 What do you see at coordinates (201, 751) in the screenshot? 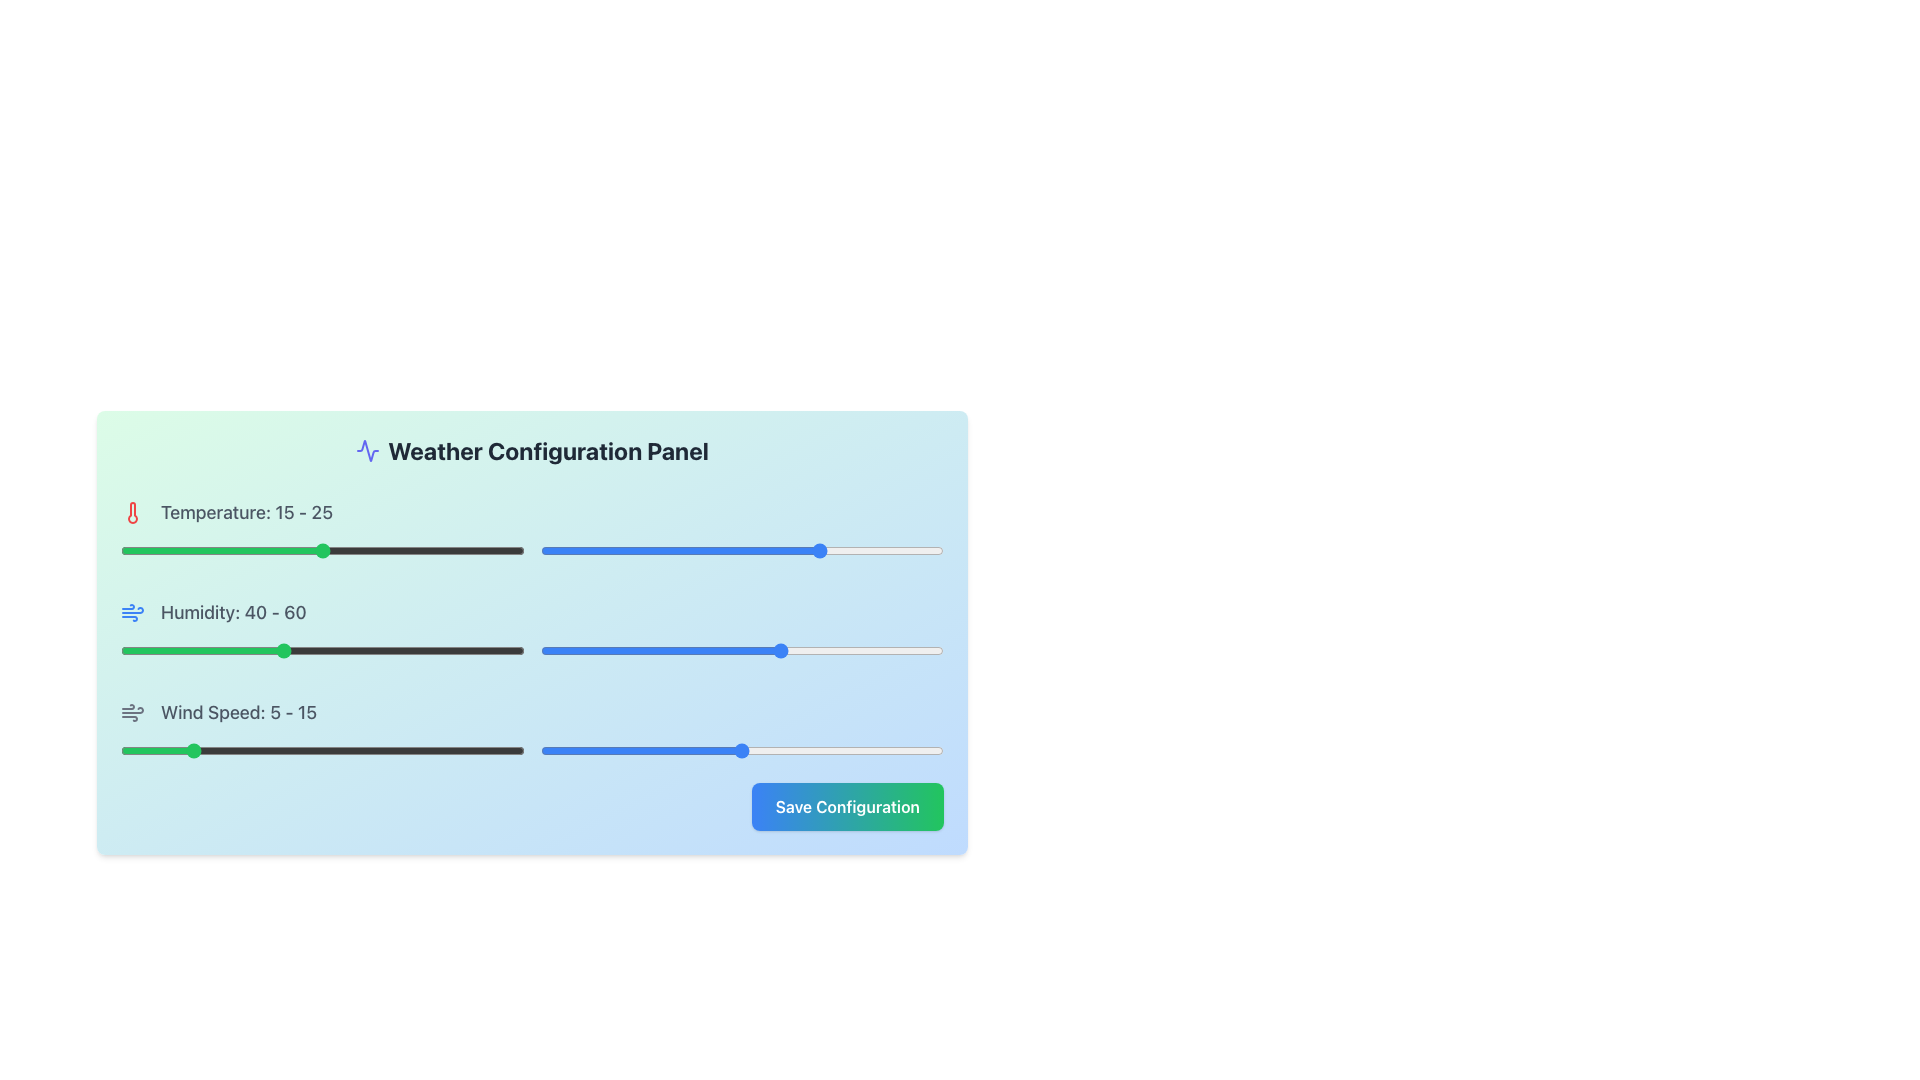
I see `the wind speed` at bounding box center [201, 751].